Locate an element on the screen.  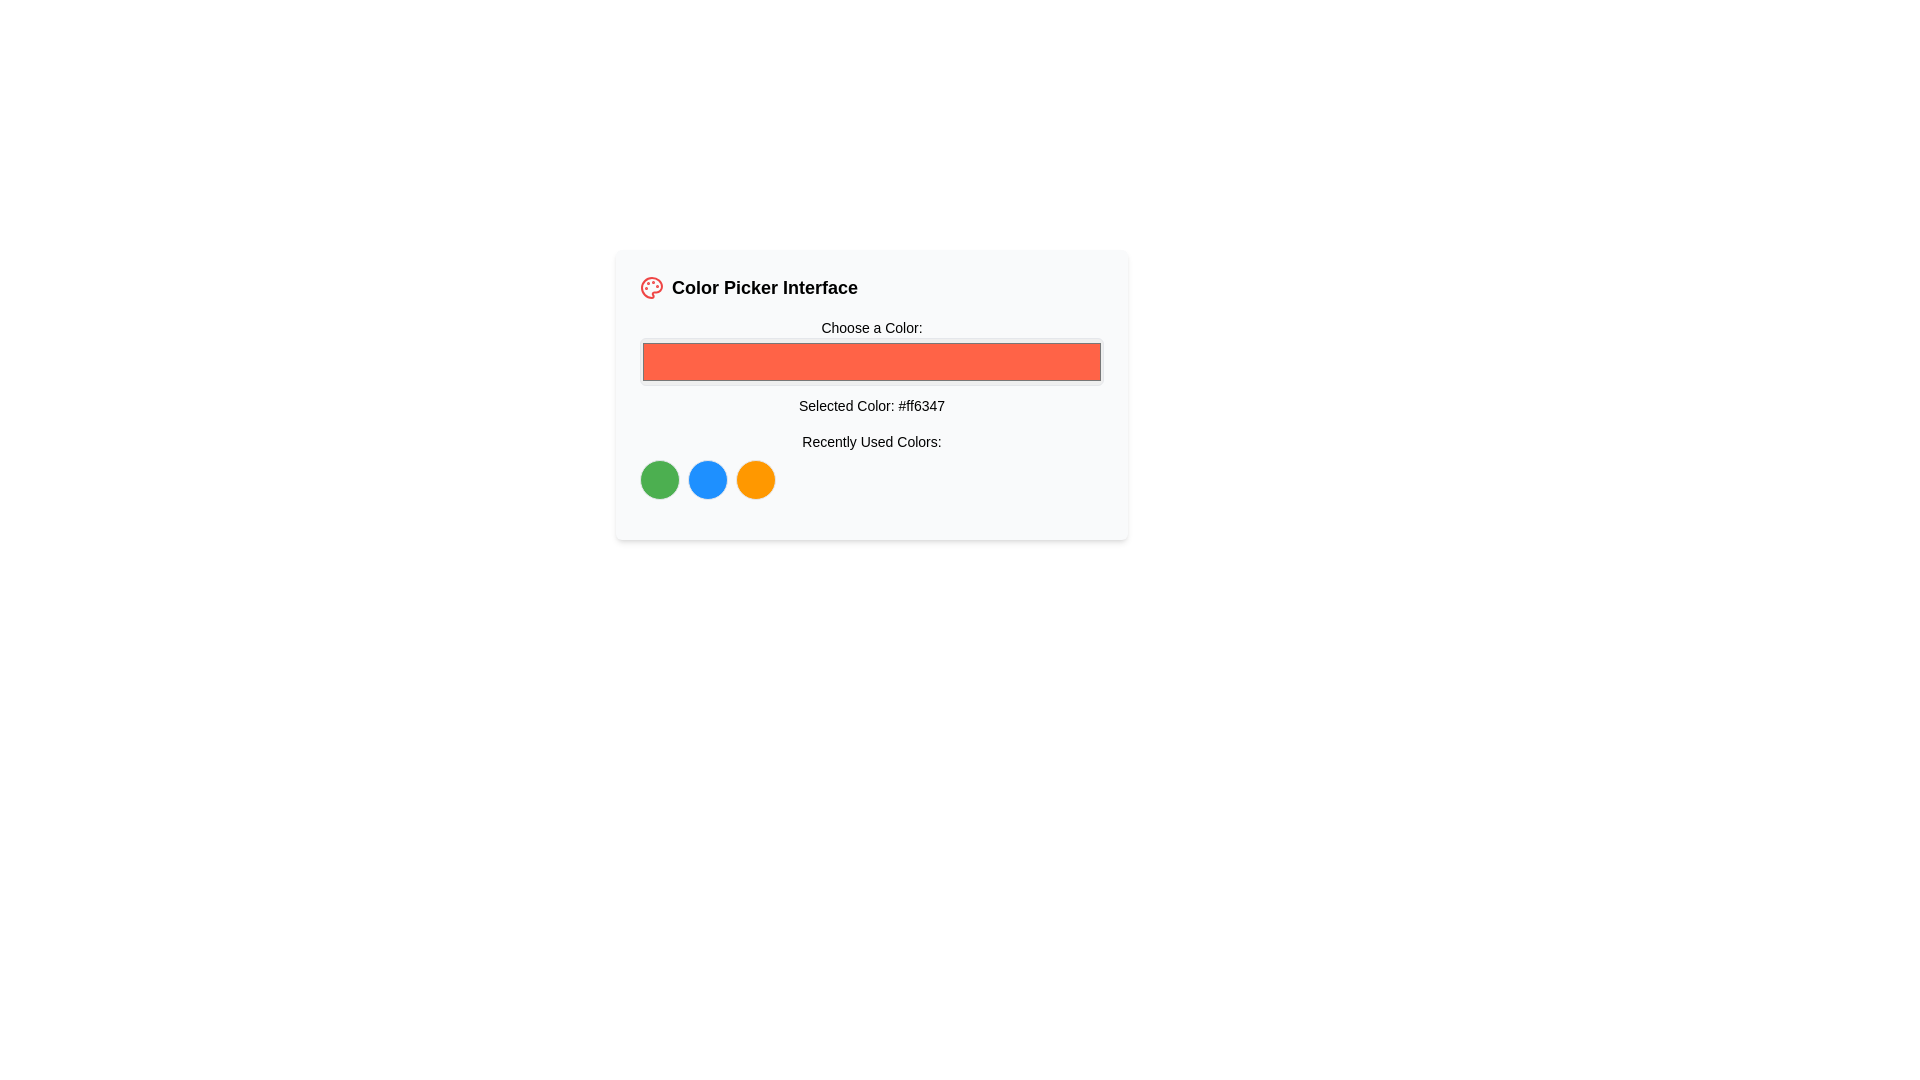
the first circular green button located at the bottom of the 'Recently Used Colors' section is located at coordinates (660, 479).